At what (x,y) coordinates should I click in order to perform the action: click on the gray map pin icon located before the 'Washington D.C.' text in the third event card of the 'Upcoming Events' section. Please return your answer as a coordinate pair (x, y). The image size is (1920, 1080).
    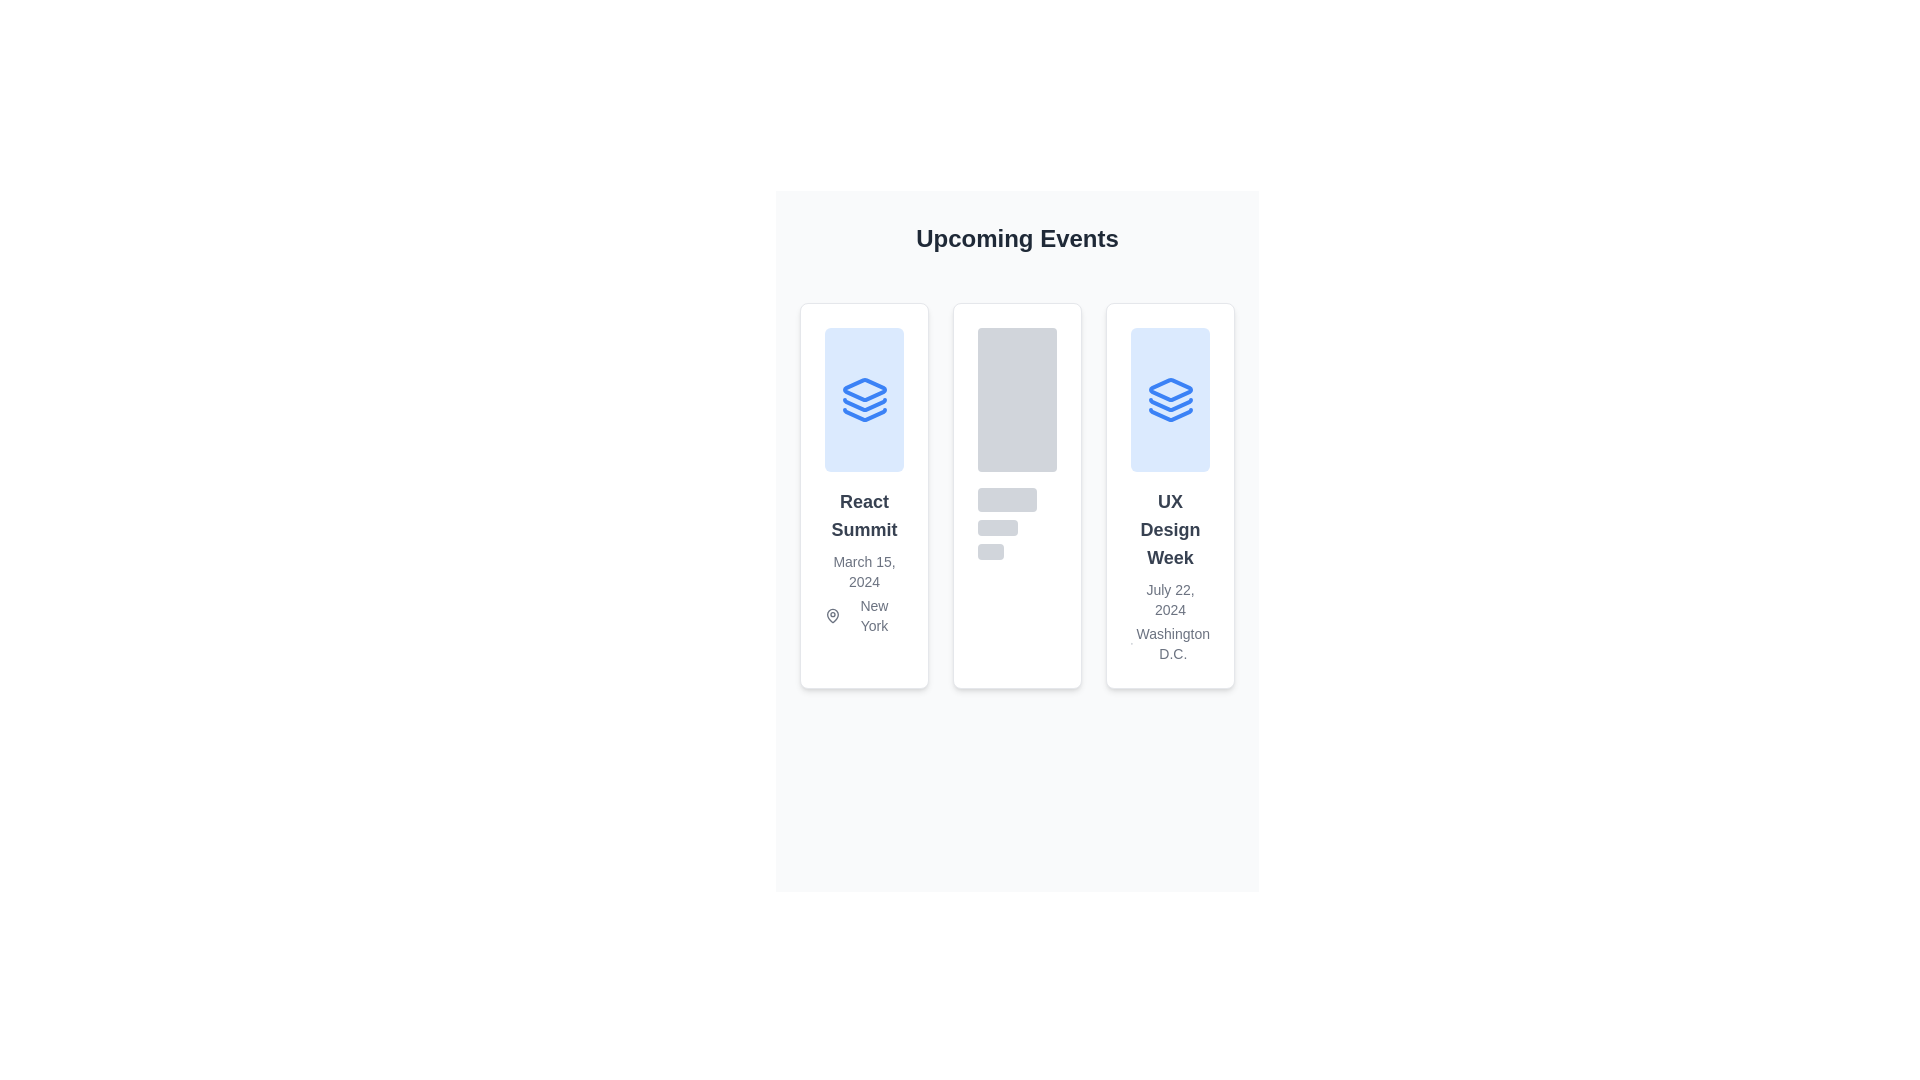
    Looking at the image, I should click on (1131, 644).